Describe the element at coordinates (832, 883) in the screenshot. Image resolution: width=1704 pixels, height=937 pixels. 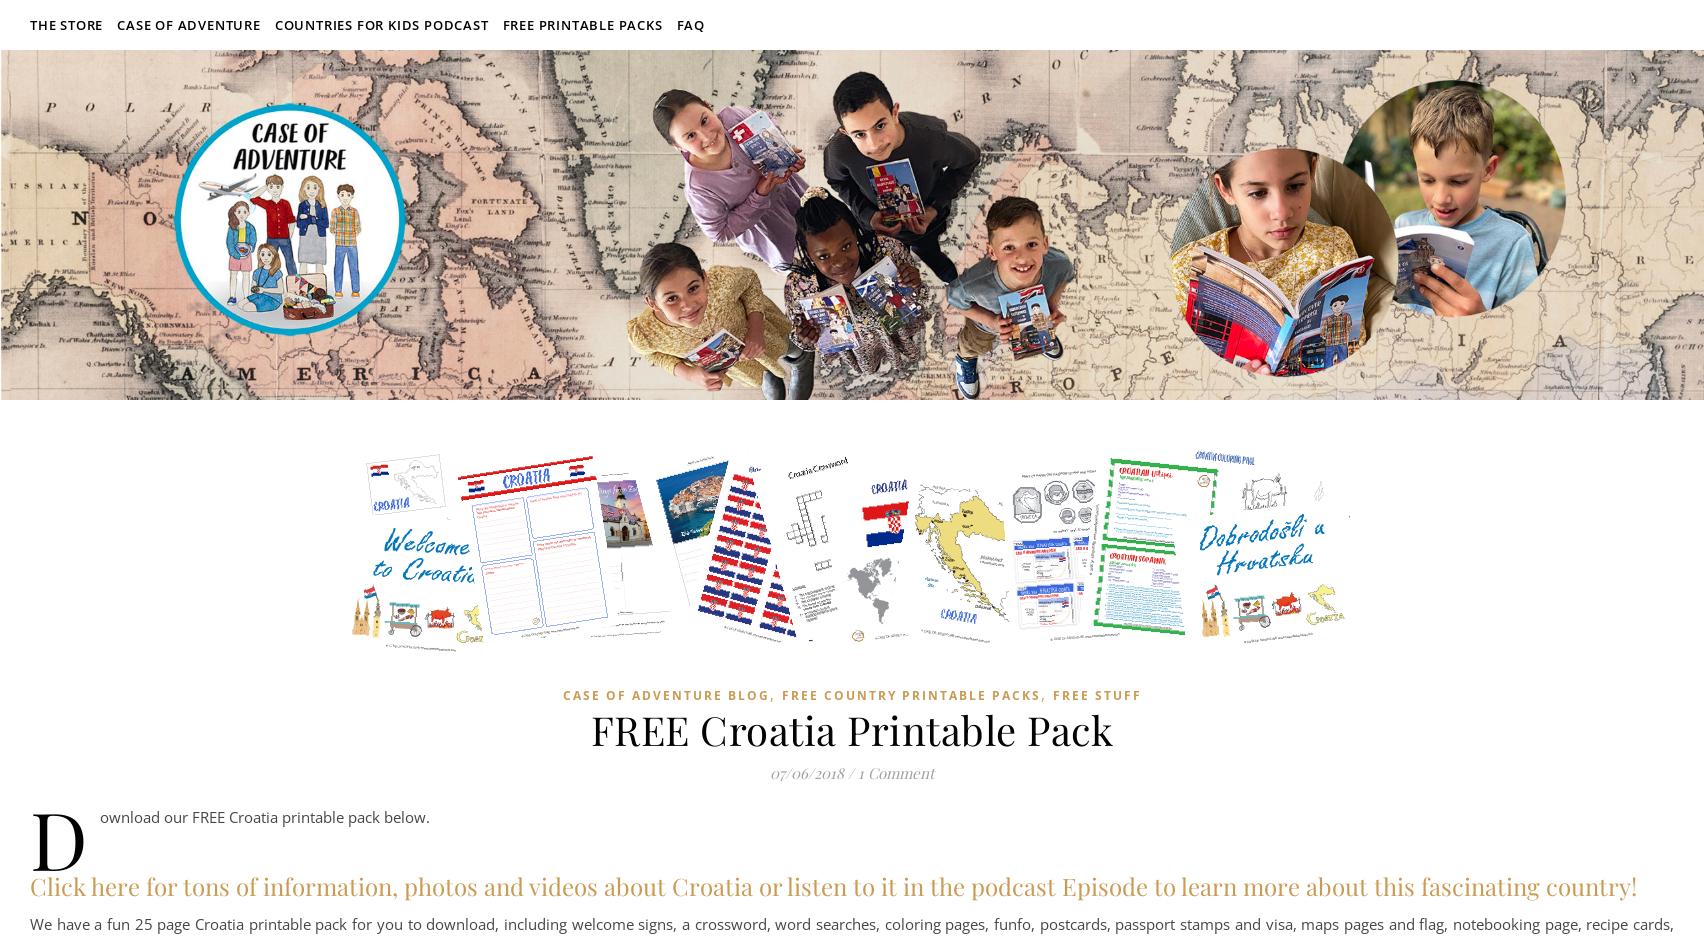
I see `'Click here for tons of information, photos and videos about Croatia or listen to it in the podcast Episode to learn more about this fascinating country!'` at that location.